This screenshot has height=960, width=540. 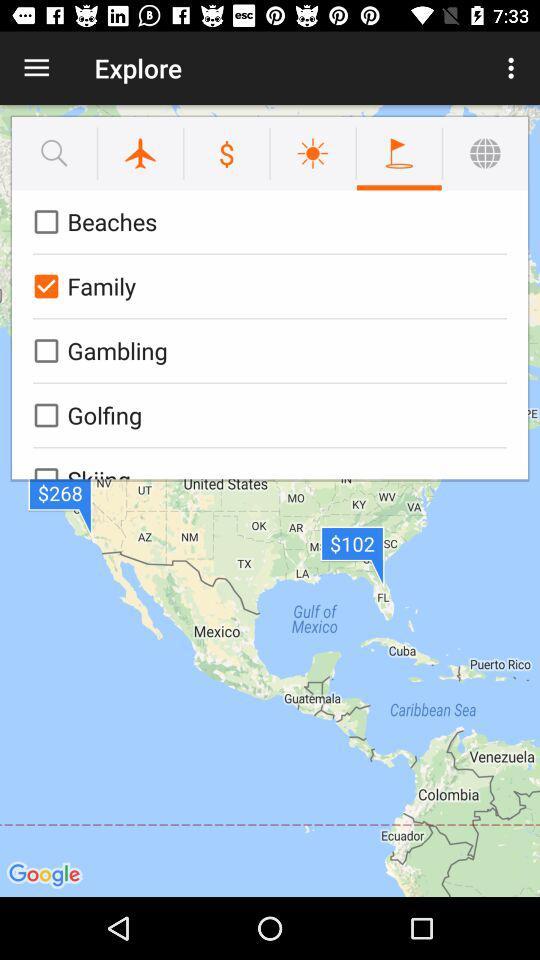 I want to click on the golfing icon, so click(x=266, y=414).